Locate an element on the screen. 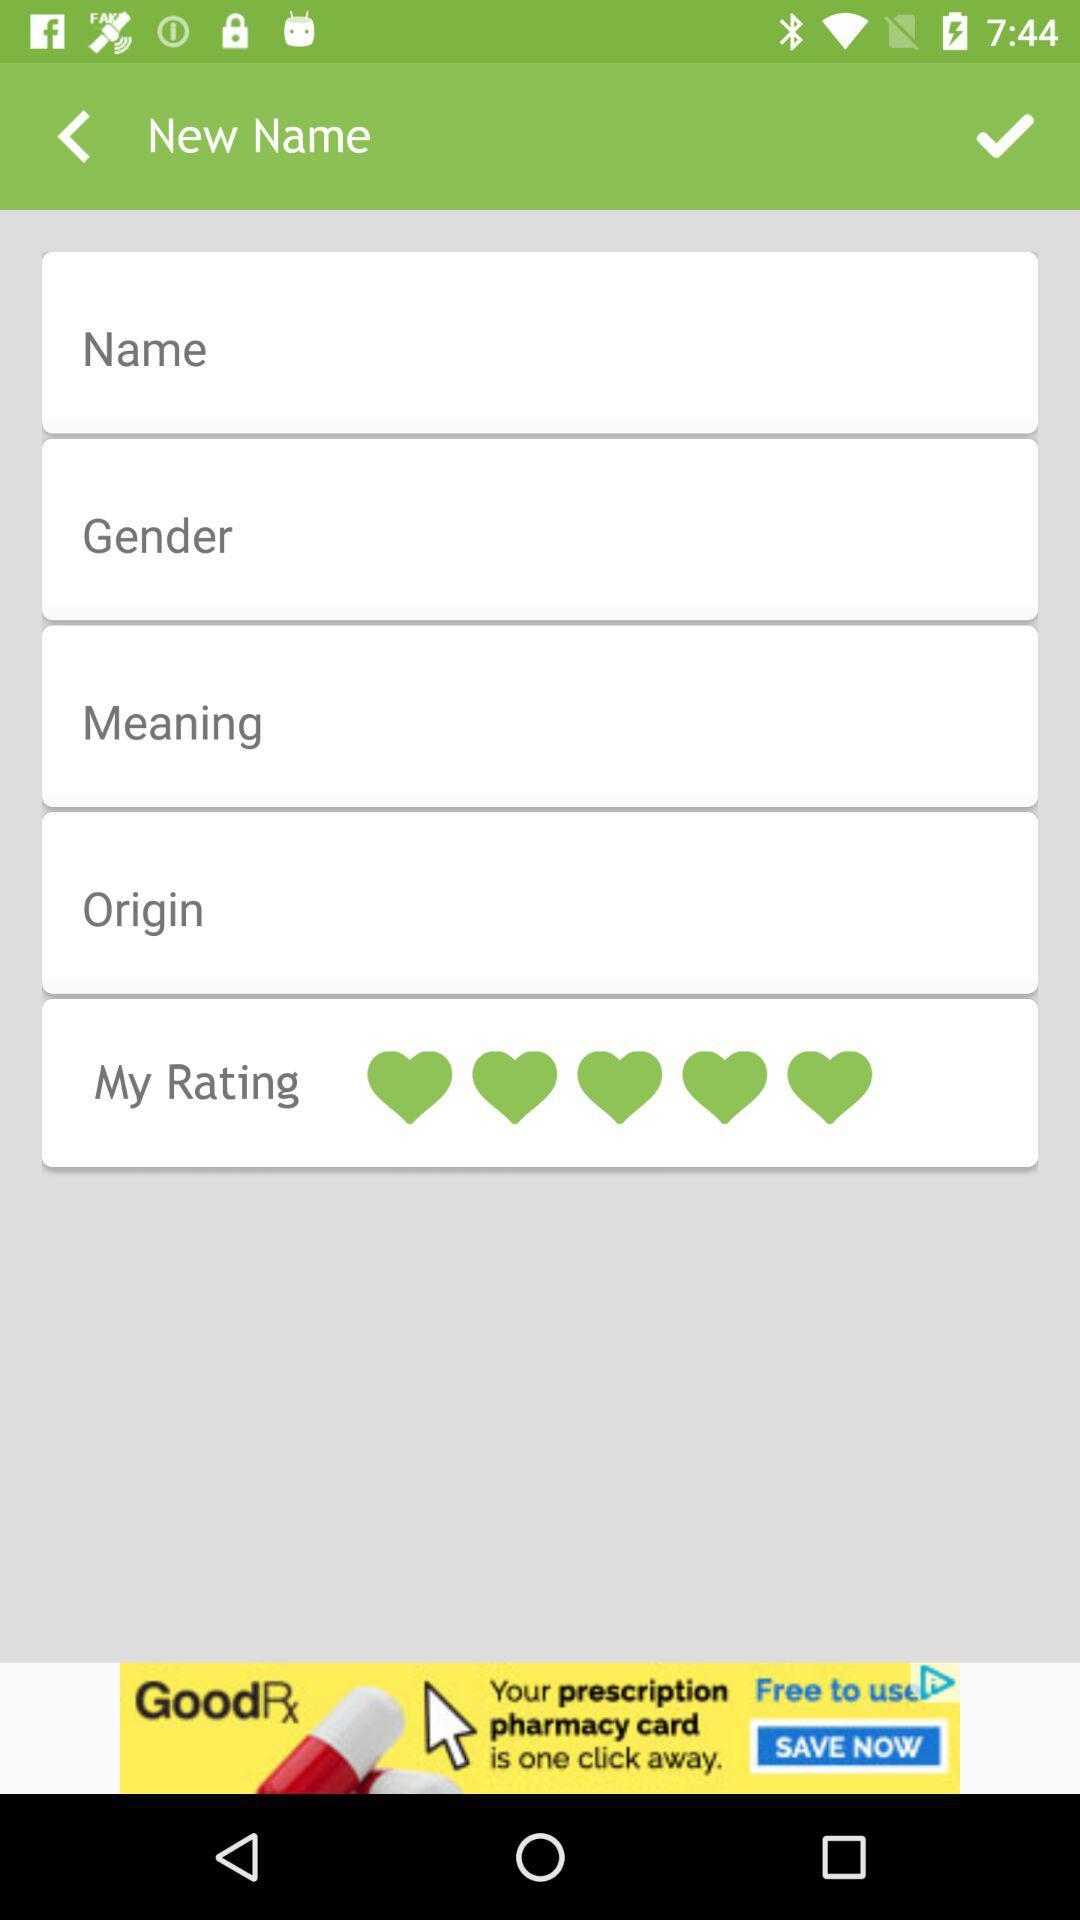 The image size is (1080, 1920). click for word meaning is located at coordinates (553, 722).